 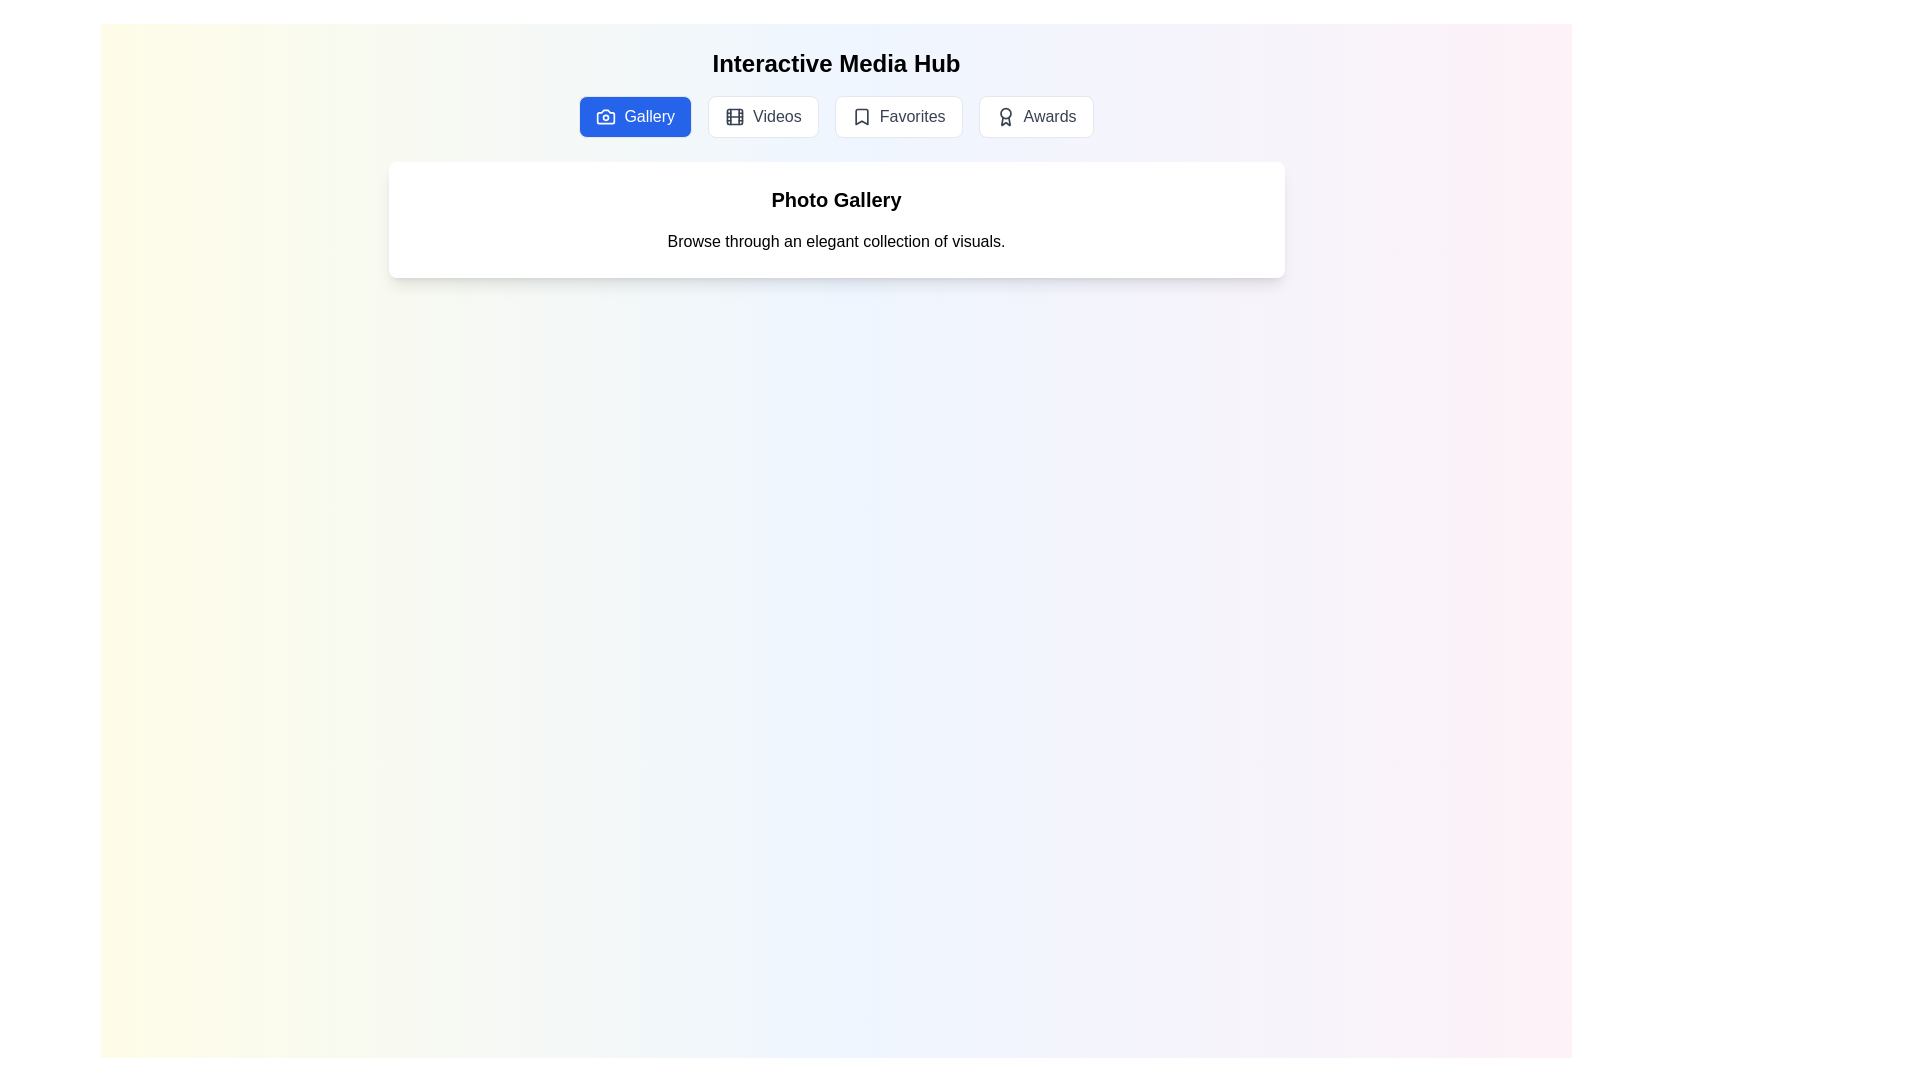 I want to click on the 'Gallery' button in the navigation bar, so click(x=836, y=116).